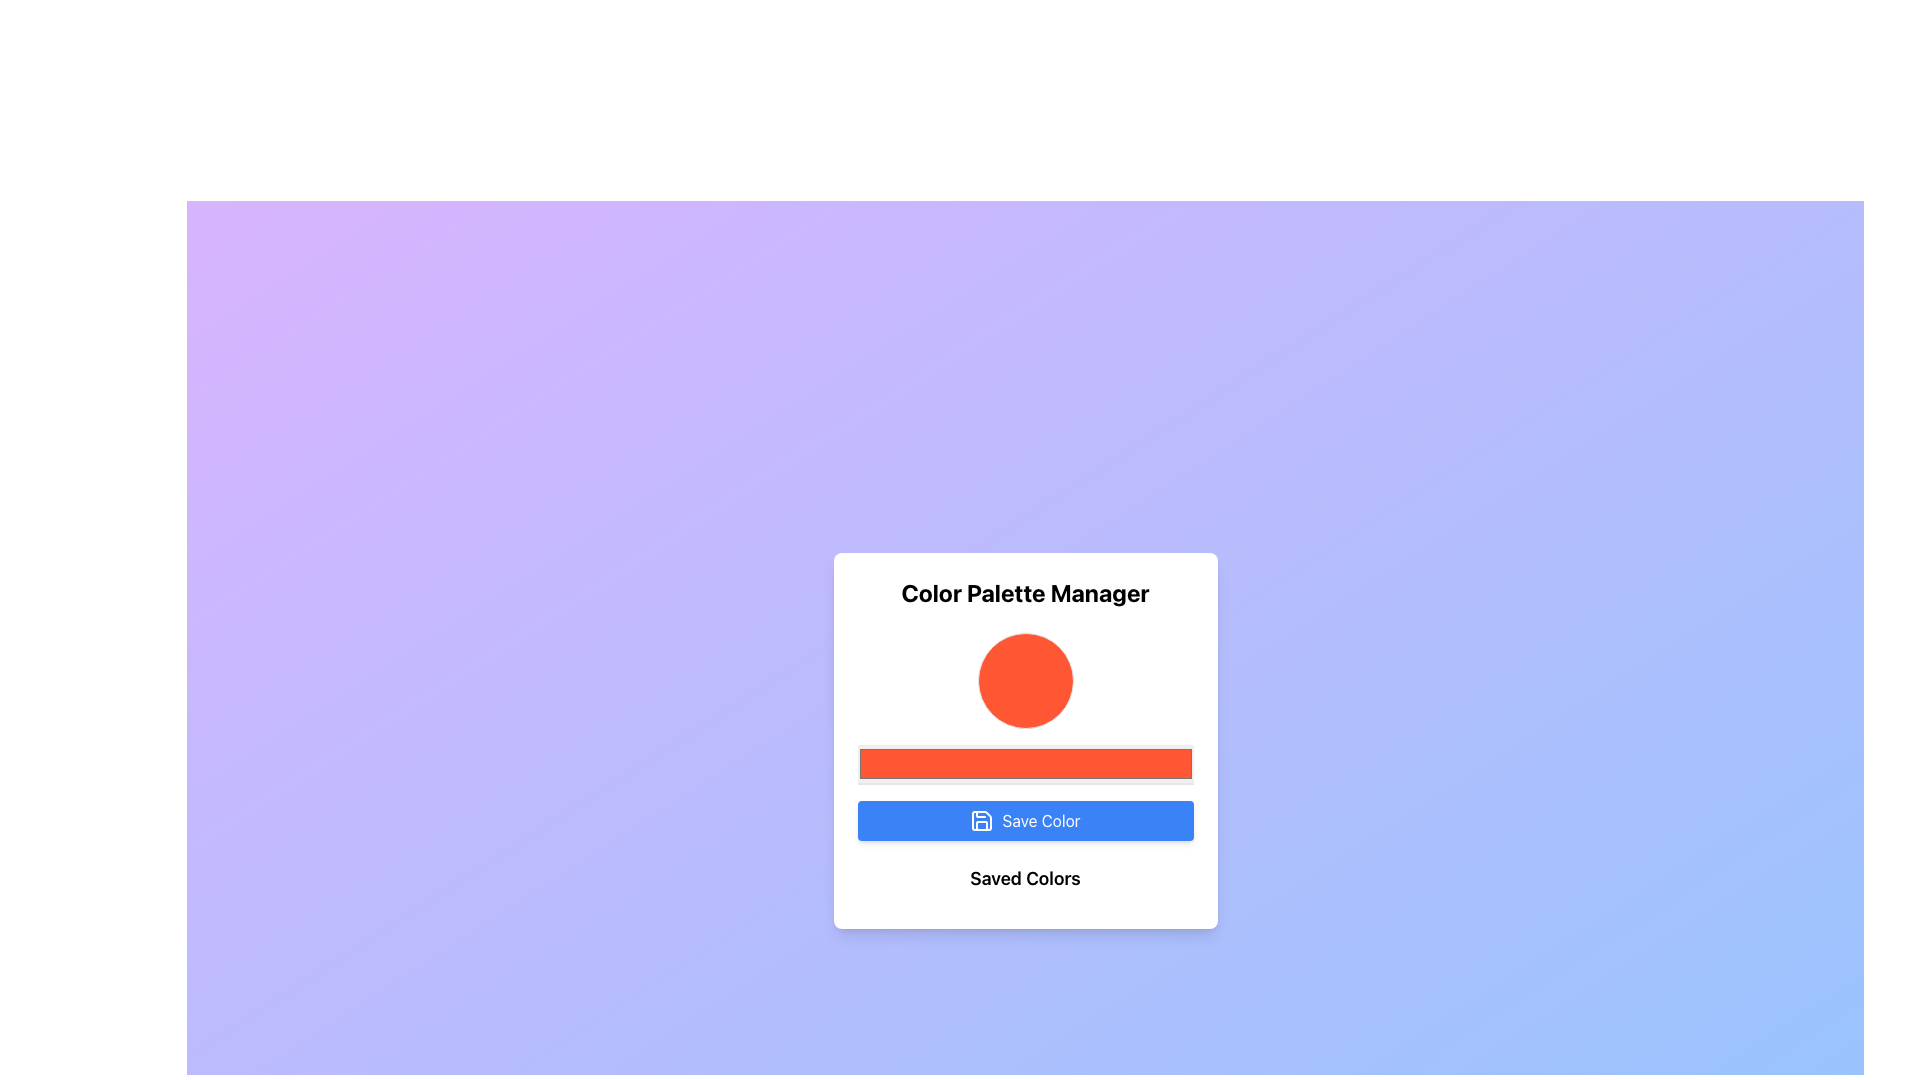 This screenshot has height=1080, width=1920. I want to click on the 'Save Color' button, which is a bright blue rectangular button with white text and a floppy disk icon, located in the 'Color Palette Manager' section, so click(1025, 821).